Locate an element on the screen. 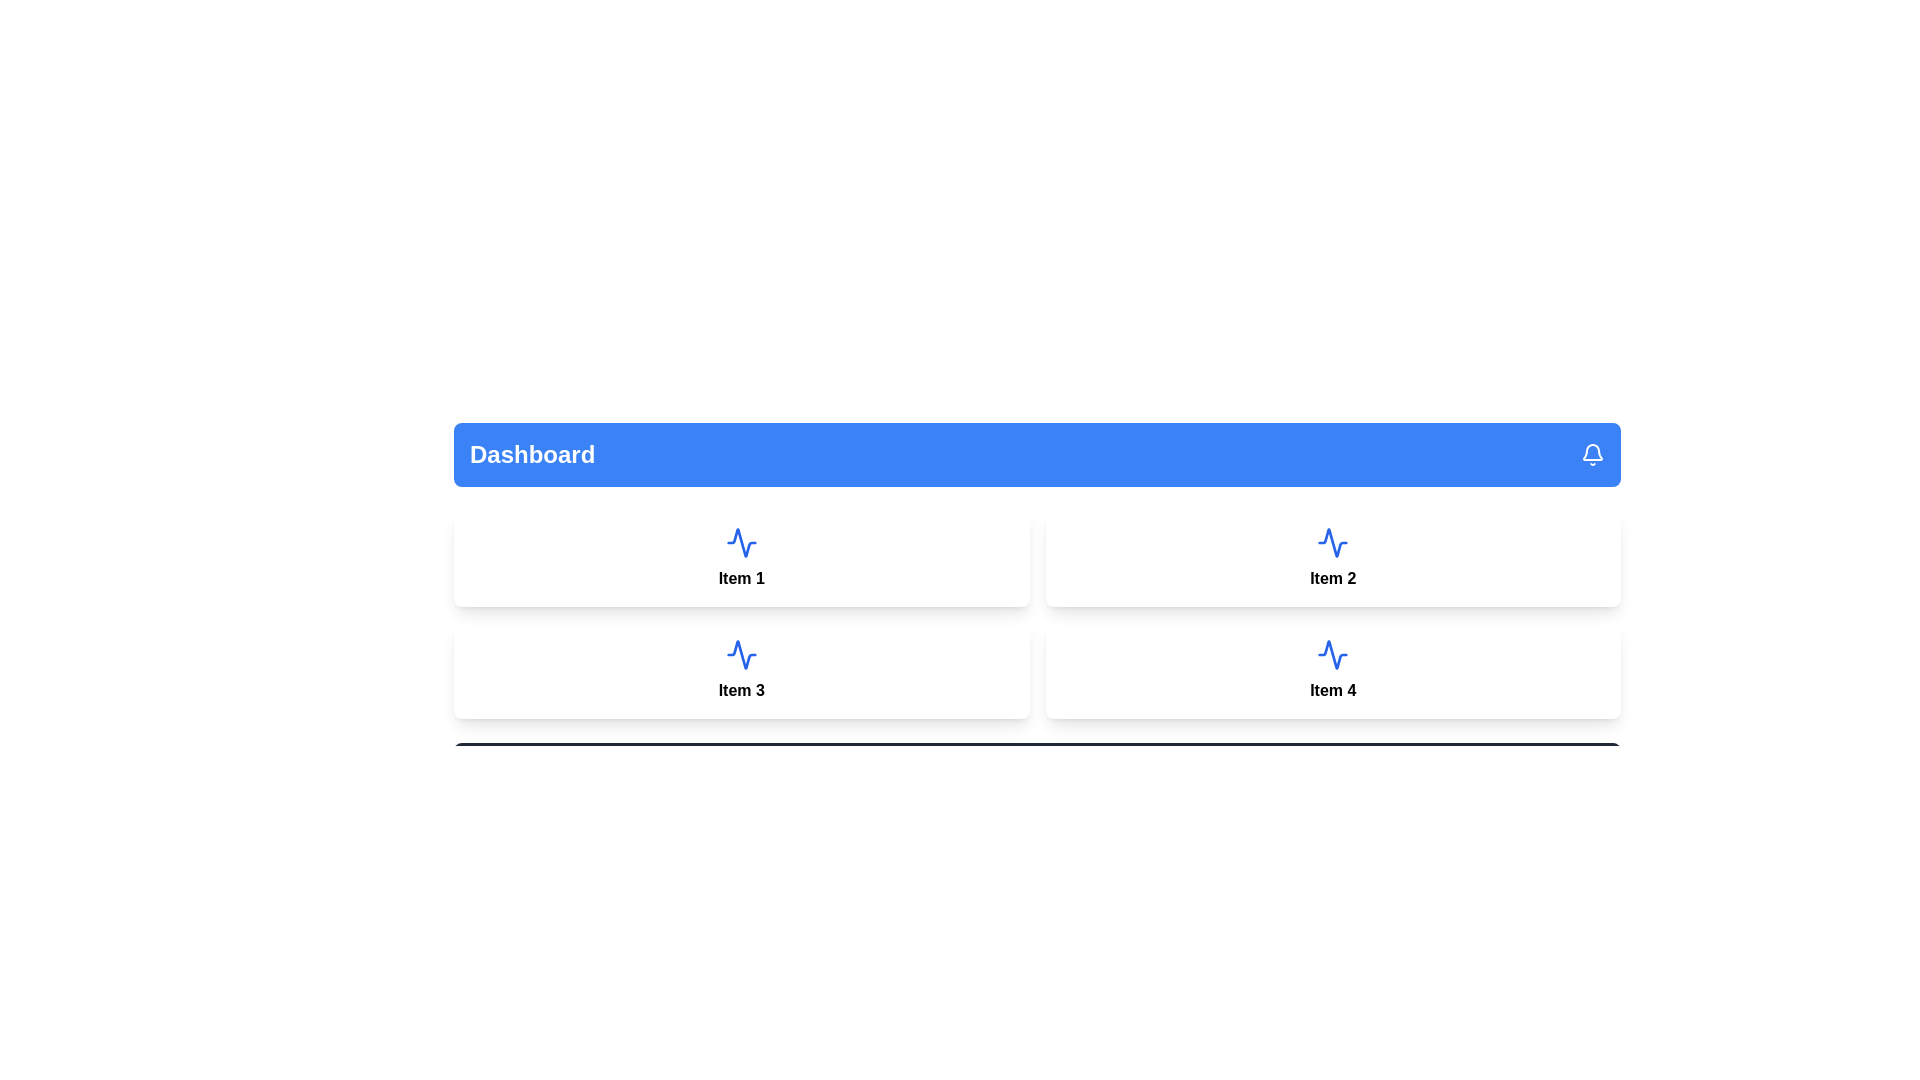 Image resolution: width=1920 pixels, height=1080 pixels. the blue-colored graphical icon resembling a waveform or activity indicator located in the top-left card ('Item 1') of a grid, positioned above the text label is located at coordinates (740, 543).